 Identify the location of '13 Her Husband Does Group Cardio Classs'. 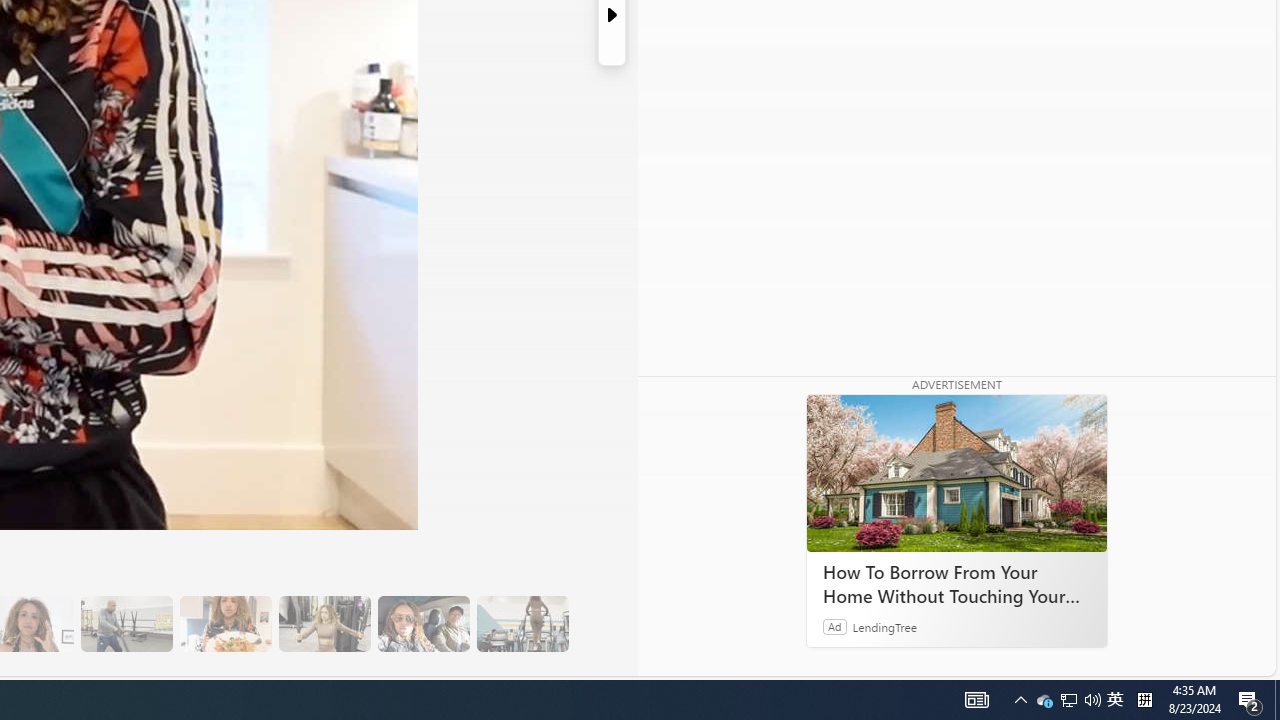
(125, 623).